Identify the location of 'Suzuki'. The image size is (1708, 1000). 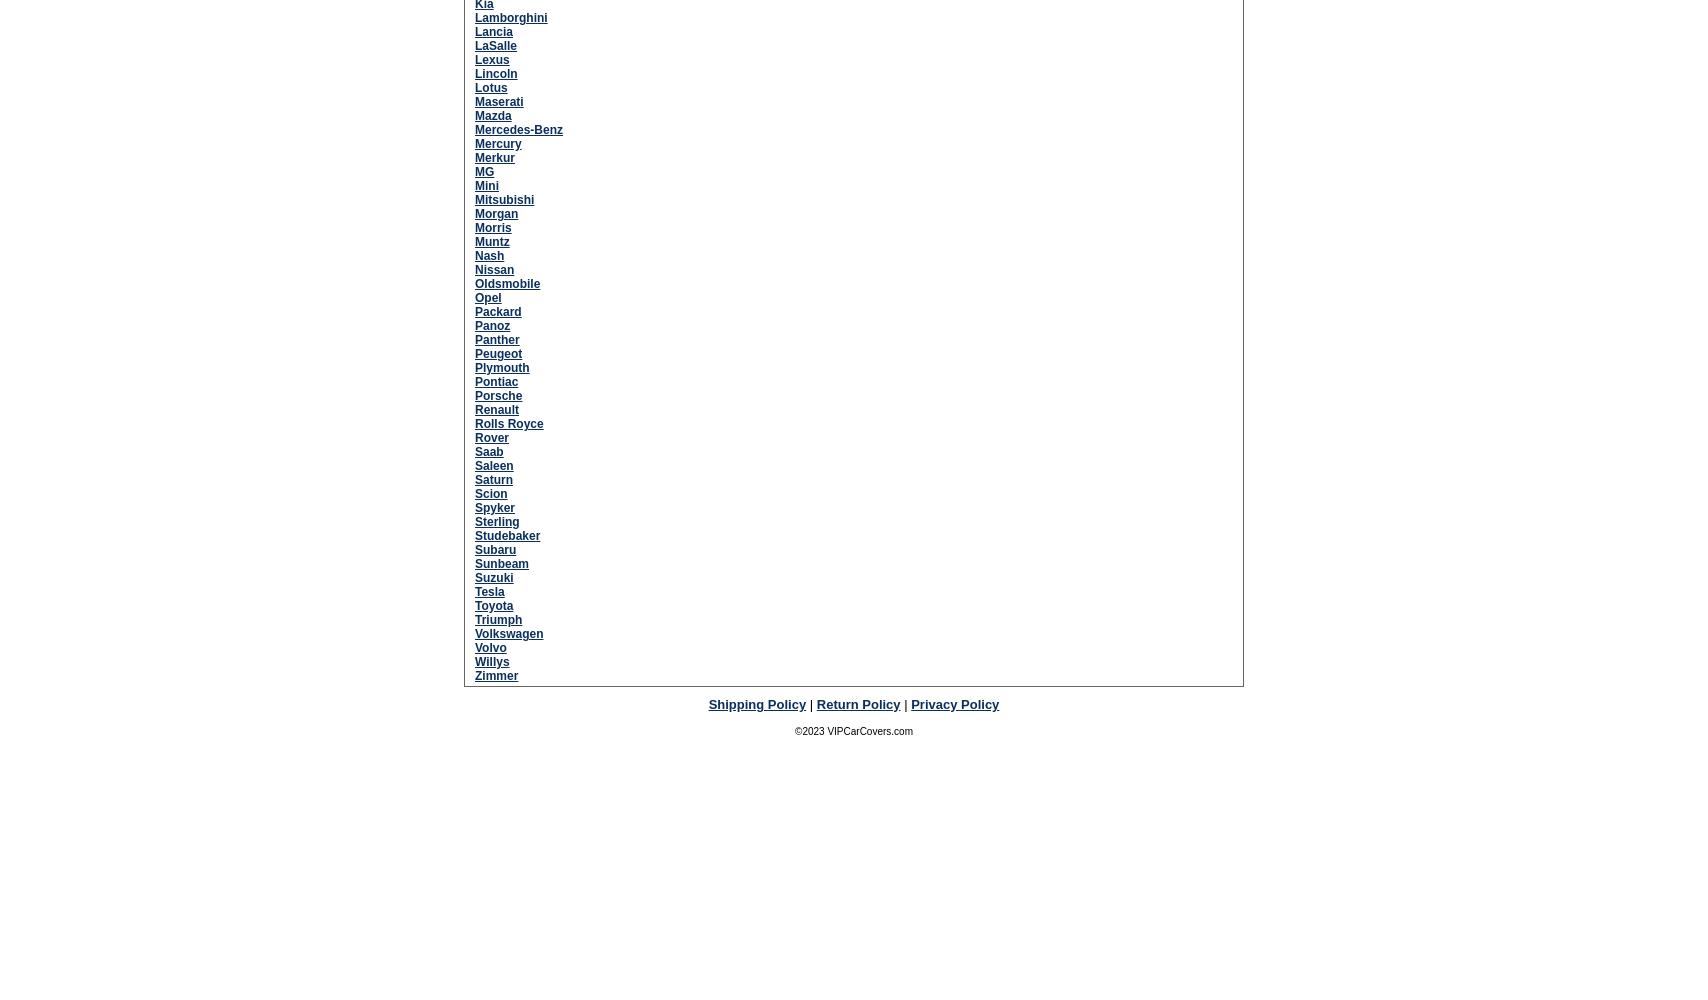
(493, 576).